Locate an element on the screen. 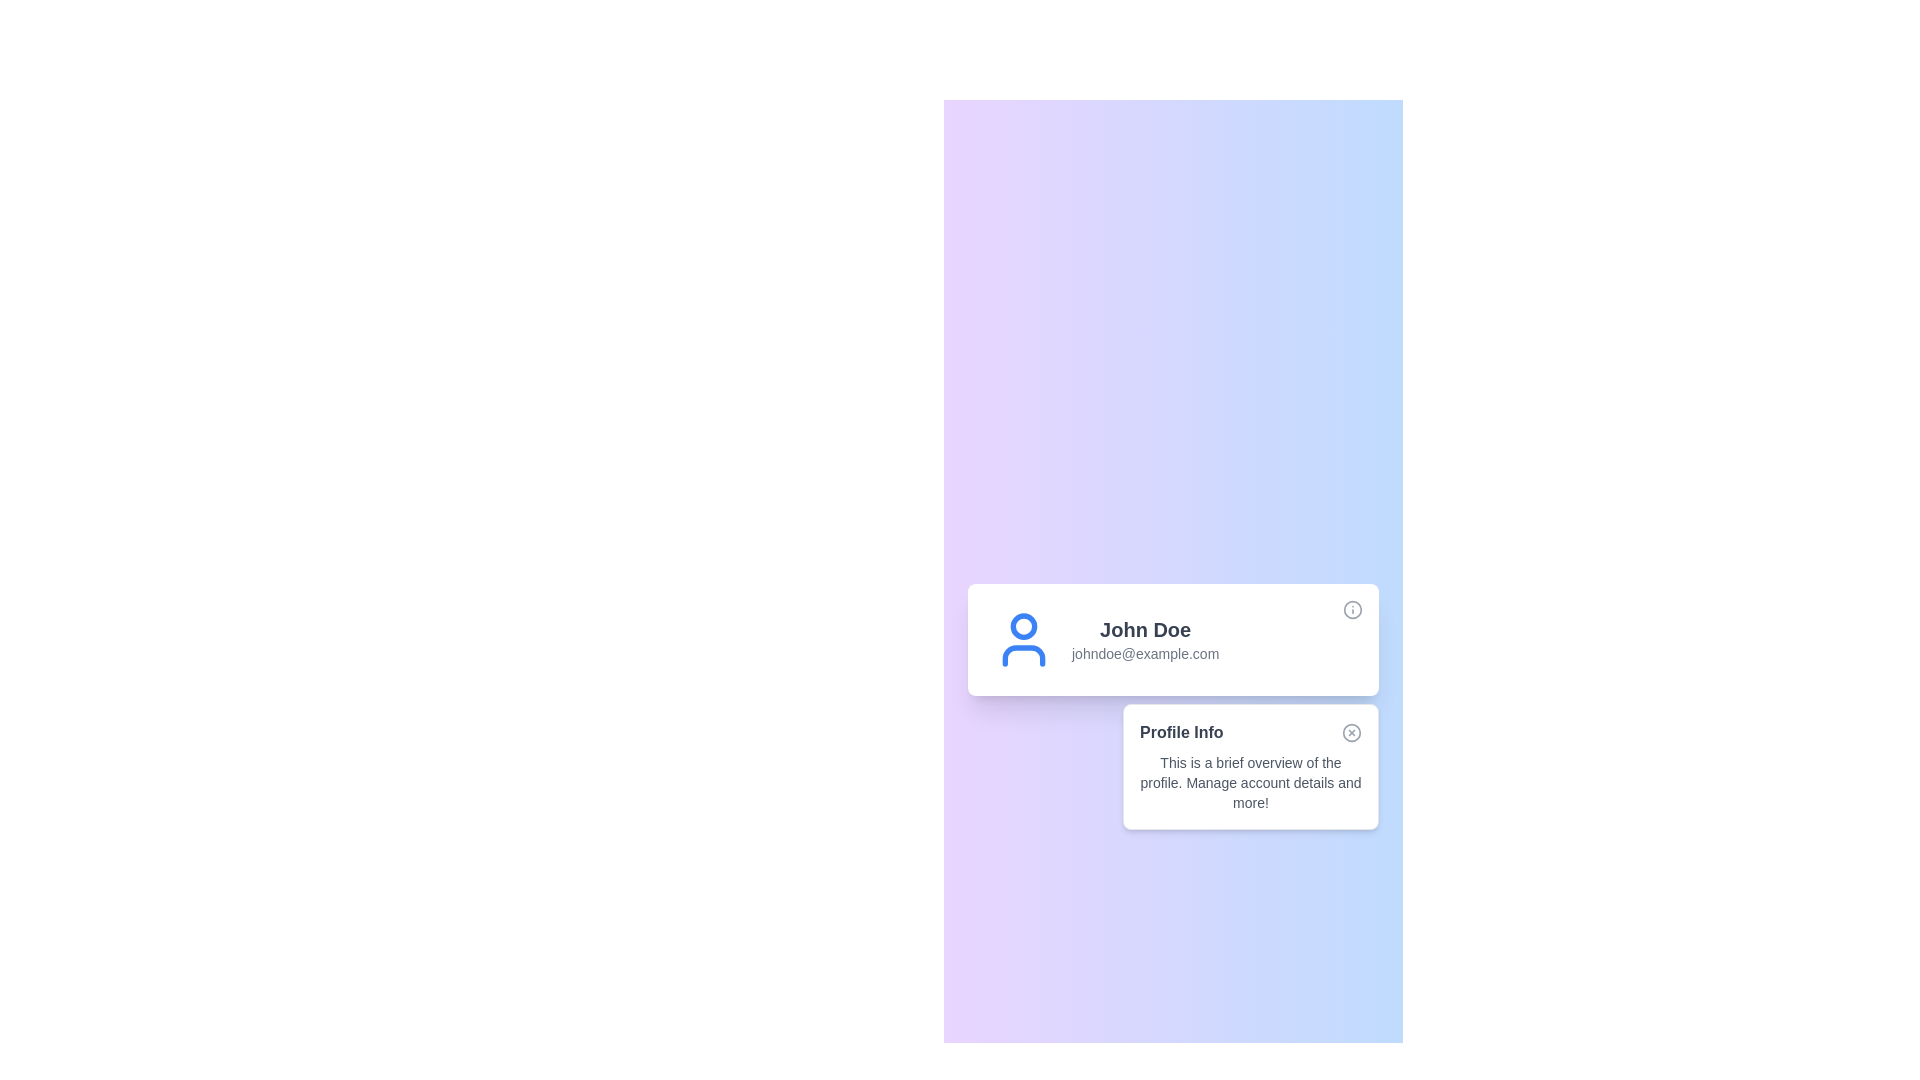 The height and width of the screenshot is (1080, 1920). the text label displaying the email address 'johndoe@example.com', which is positioned beneath the name 'John Doe' in a faint gray color is located at coordinates (1145, 654).